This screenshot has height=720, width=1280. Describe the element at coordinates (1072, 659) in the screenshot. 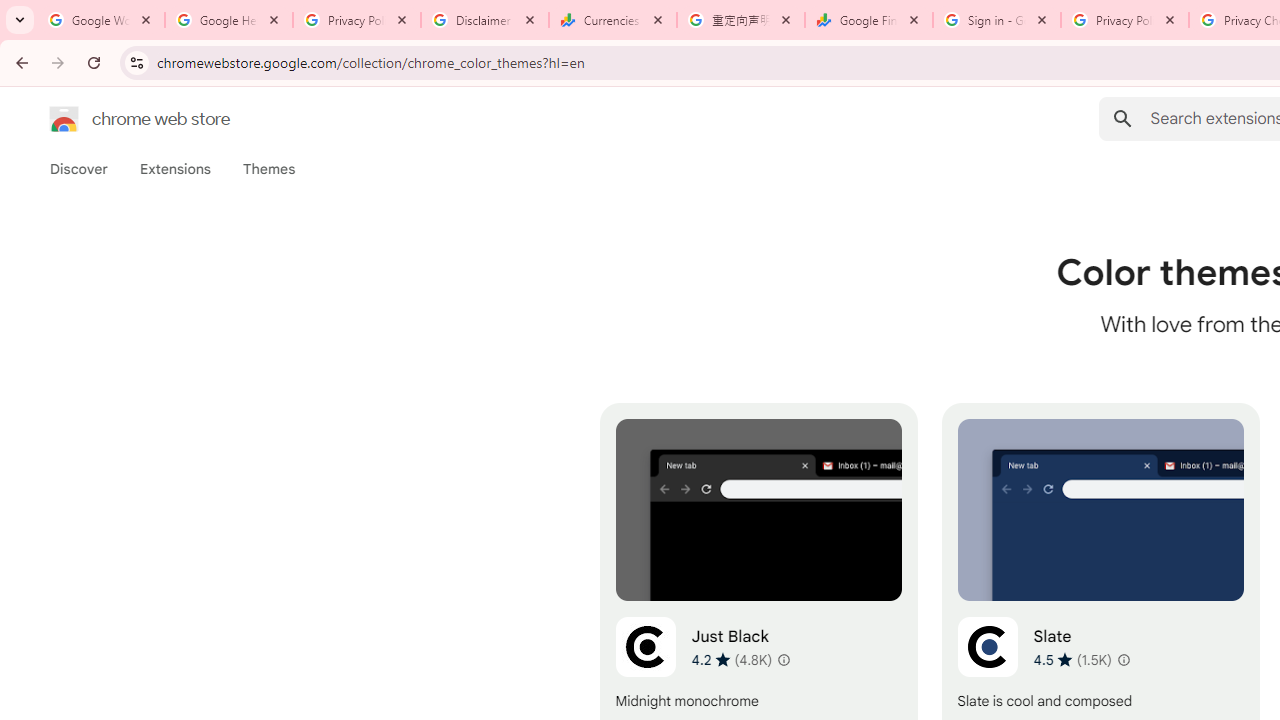

I see `'Average rating 4.5 out of 5 stars. 1.5K ratings.'` at that location.